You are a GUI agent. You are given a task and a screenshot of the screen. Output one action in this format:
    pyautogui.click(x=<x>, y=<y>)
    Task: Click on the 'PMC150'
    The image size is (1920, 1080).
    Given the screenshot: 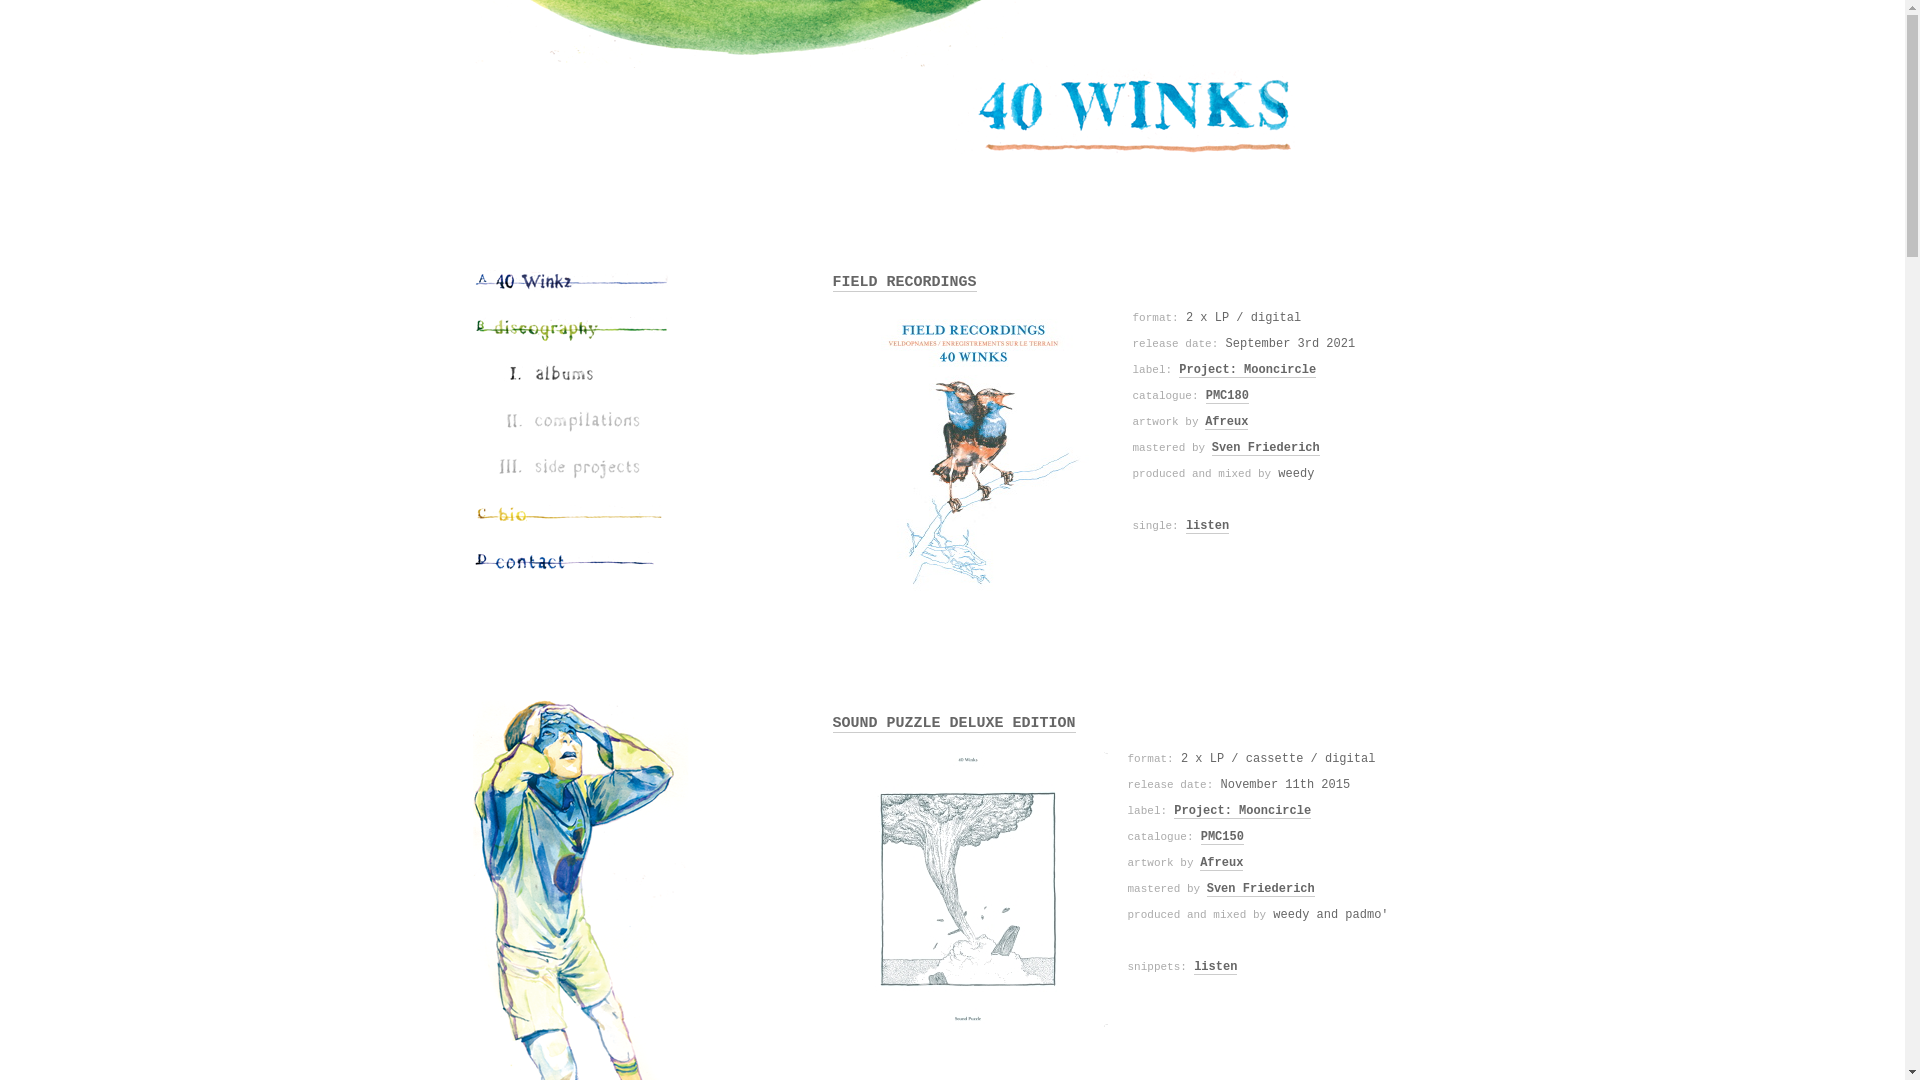 What is the action you would take?
    pyautogui.click(x=1221, y=837)
    